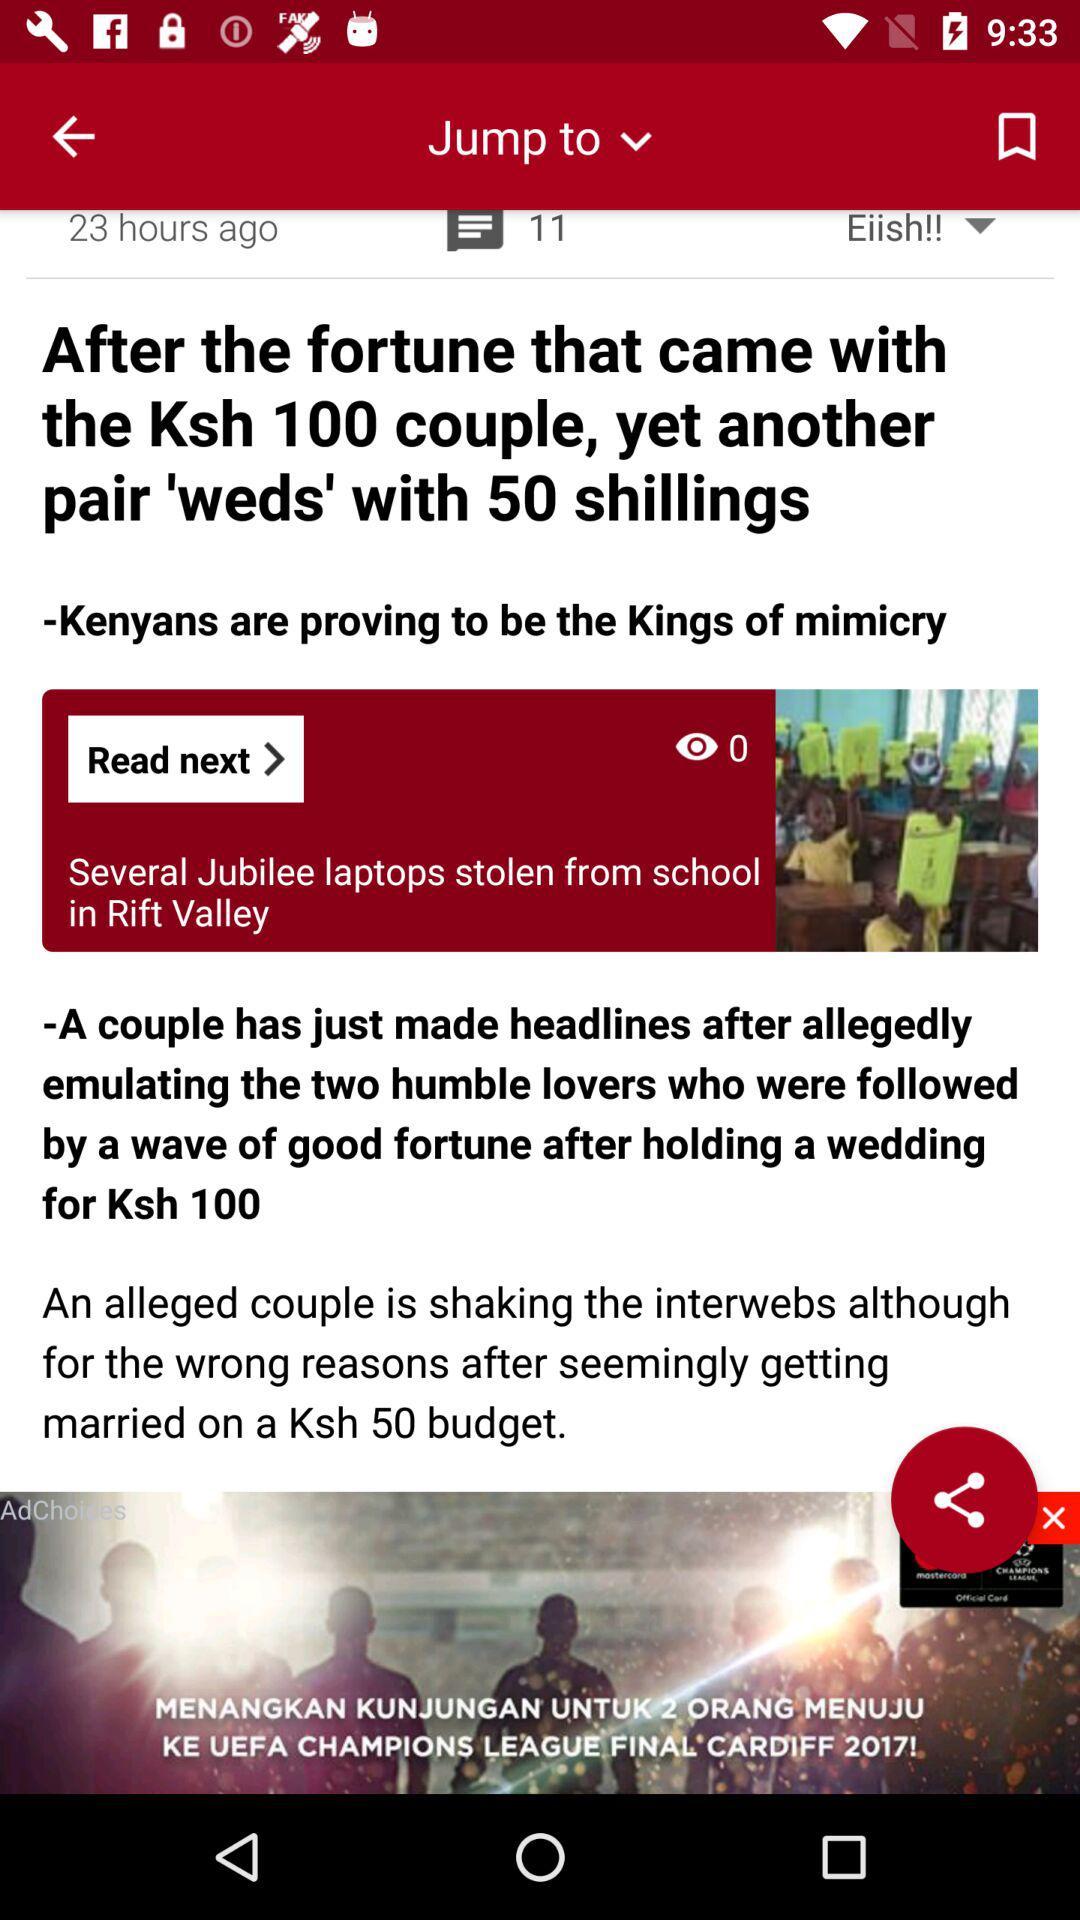 The image size is (1080, 1920). Describe the element at coordinates (540, 135) in the screenshot. I see `jump to dropdown menu` at that location.